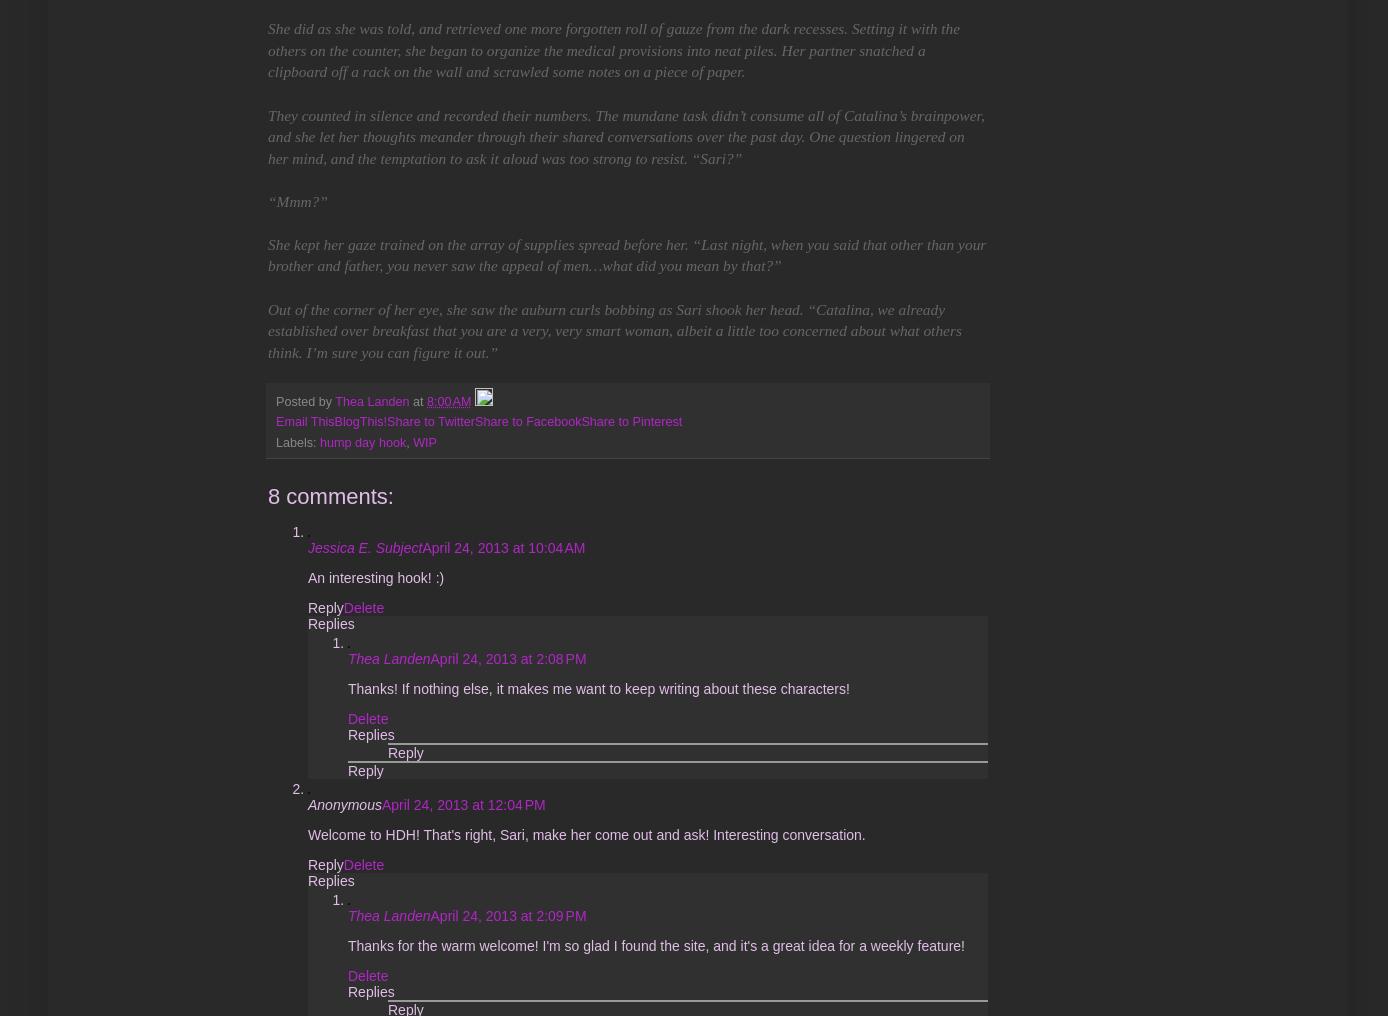 The width and height of the screenshot is (1388, 1016). Describe the element at coordinates (304, 401) in the screenshot. I see `'Posted by'` at that location.